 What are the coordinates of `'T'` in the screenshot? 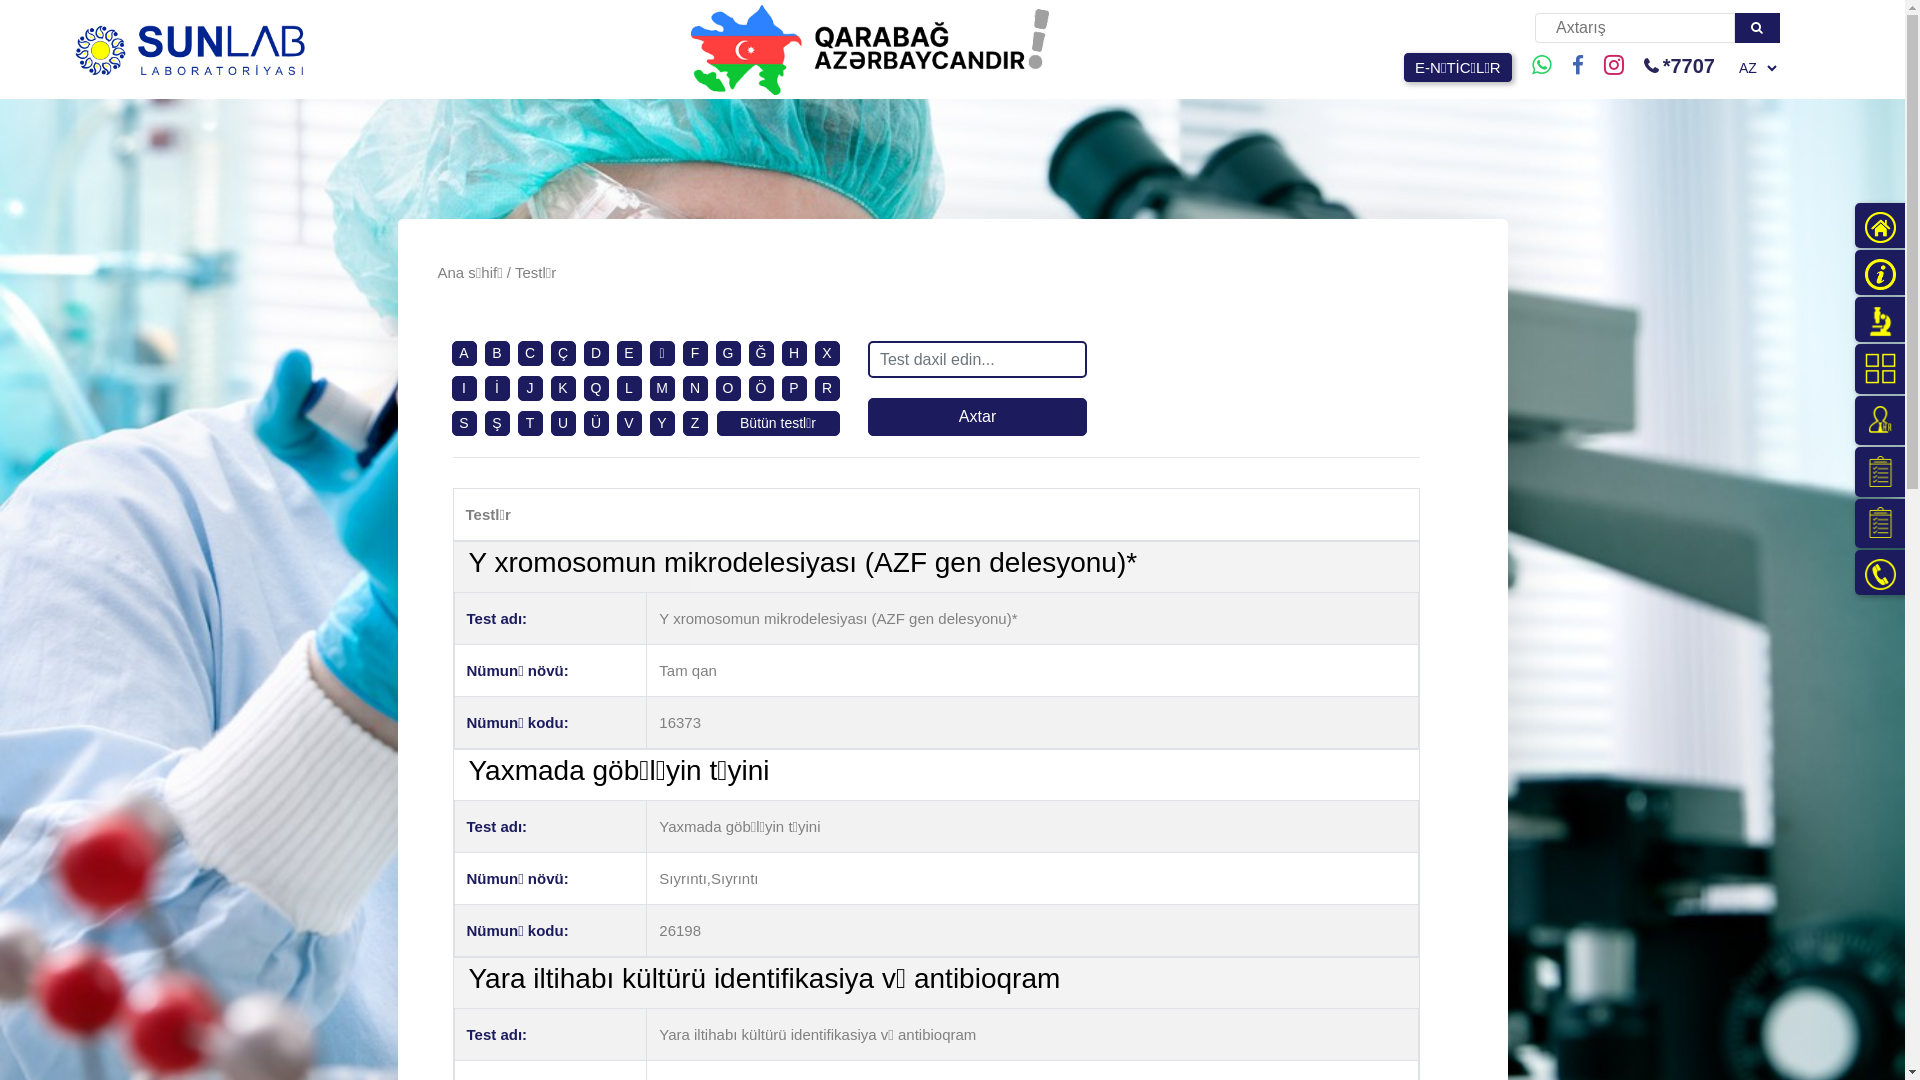 It's located at (530, 422).